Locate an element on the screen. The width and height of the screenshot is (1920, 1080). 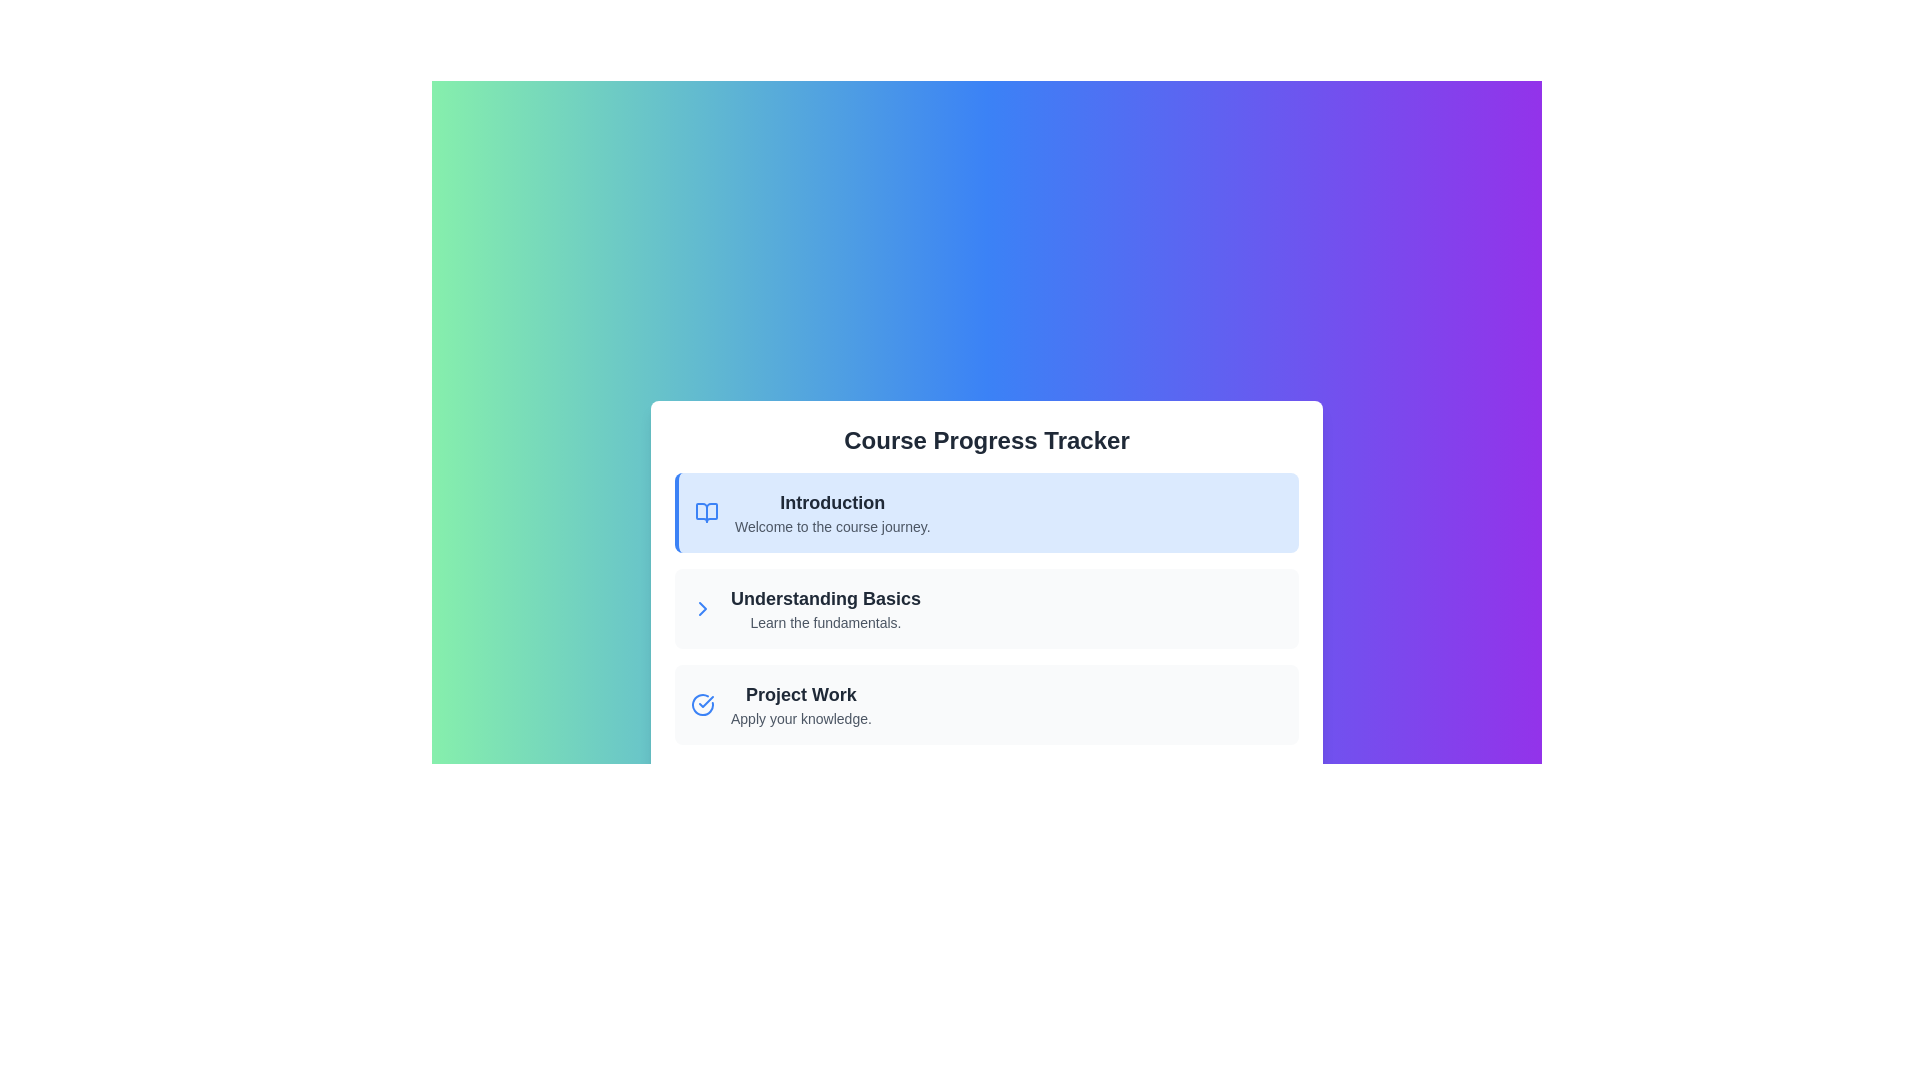
the Informational card titled 'Project Work' is located at coordinates (987, 704).